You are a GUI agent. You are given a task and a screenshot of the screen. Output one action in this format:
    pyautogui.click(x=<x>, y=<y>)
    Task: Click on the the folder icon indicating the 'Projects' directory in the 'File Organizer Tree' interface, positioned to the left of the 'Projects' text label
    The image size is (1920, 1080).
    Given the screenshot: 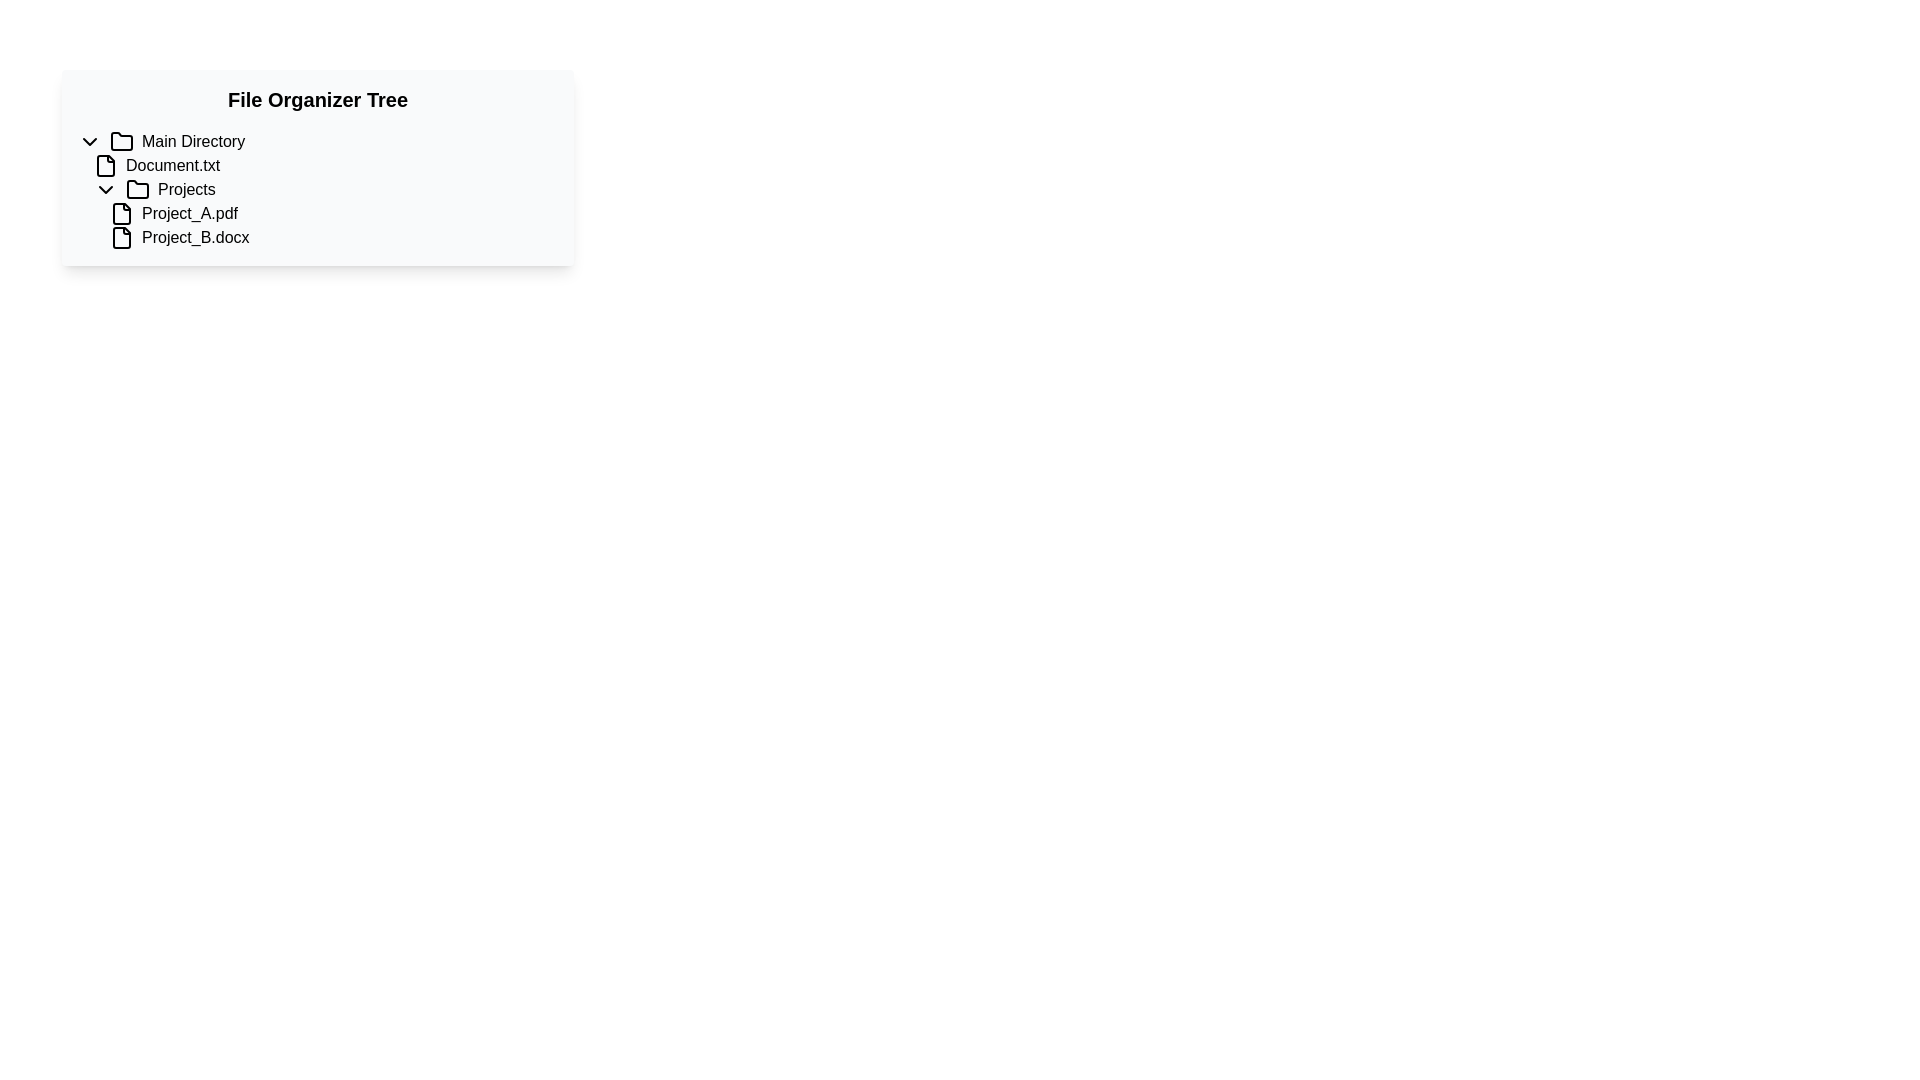 What is the action you would take?
    pyautogui.click(x=137, y=189)
    